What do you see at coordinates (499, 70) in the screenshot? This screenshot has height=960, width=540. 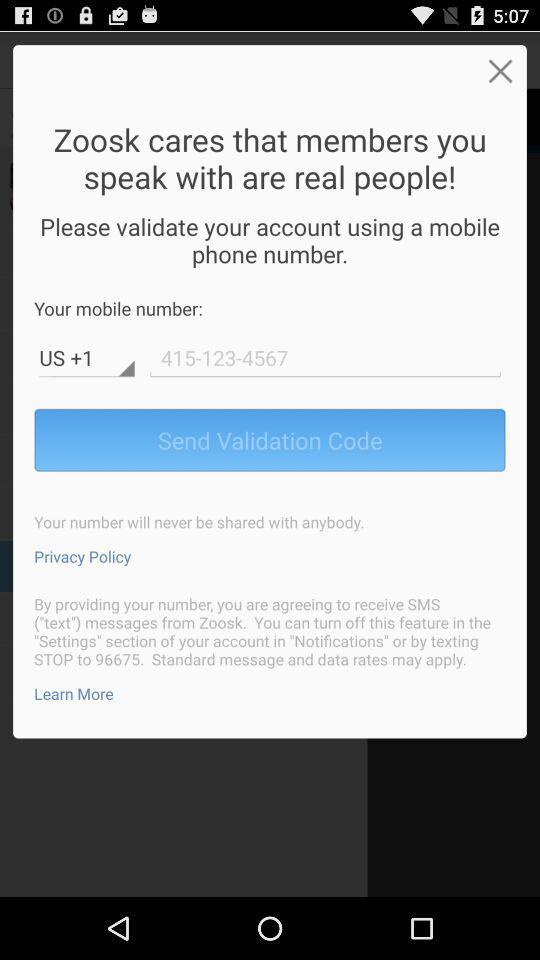 I see `the option` at bounding box center [499, 70].